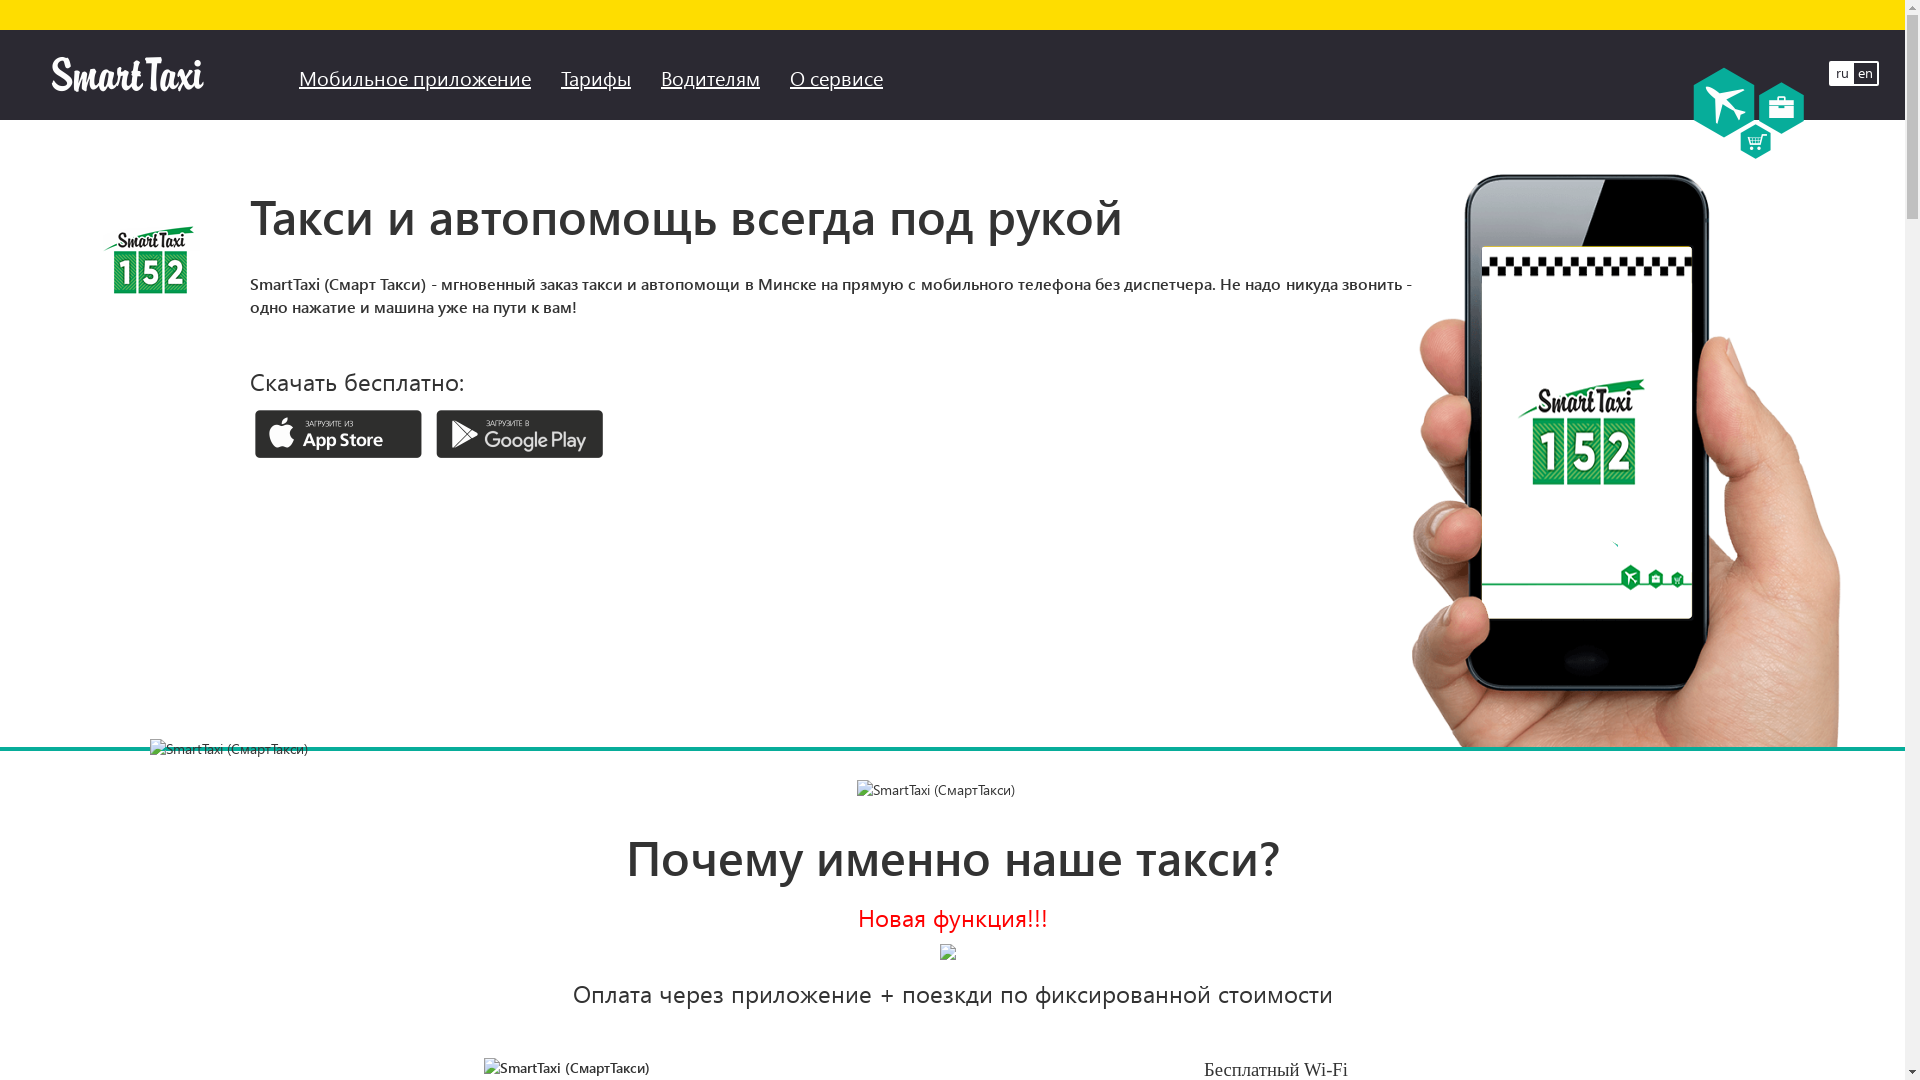 Image resolution: width=1920 pixels, height=1080 pixels. Describe the element at coordinates (1841, 71) in the screenshot. I see `'ru'` at that location.